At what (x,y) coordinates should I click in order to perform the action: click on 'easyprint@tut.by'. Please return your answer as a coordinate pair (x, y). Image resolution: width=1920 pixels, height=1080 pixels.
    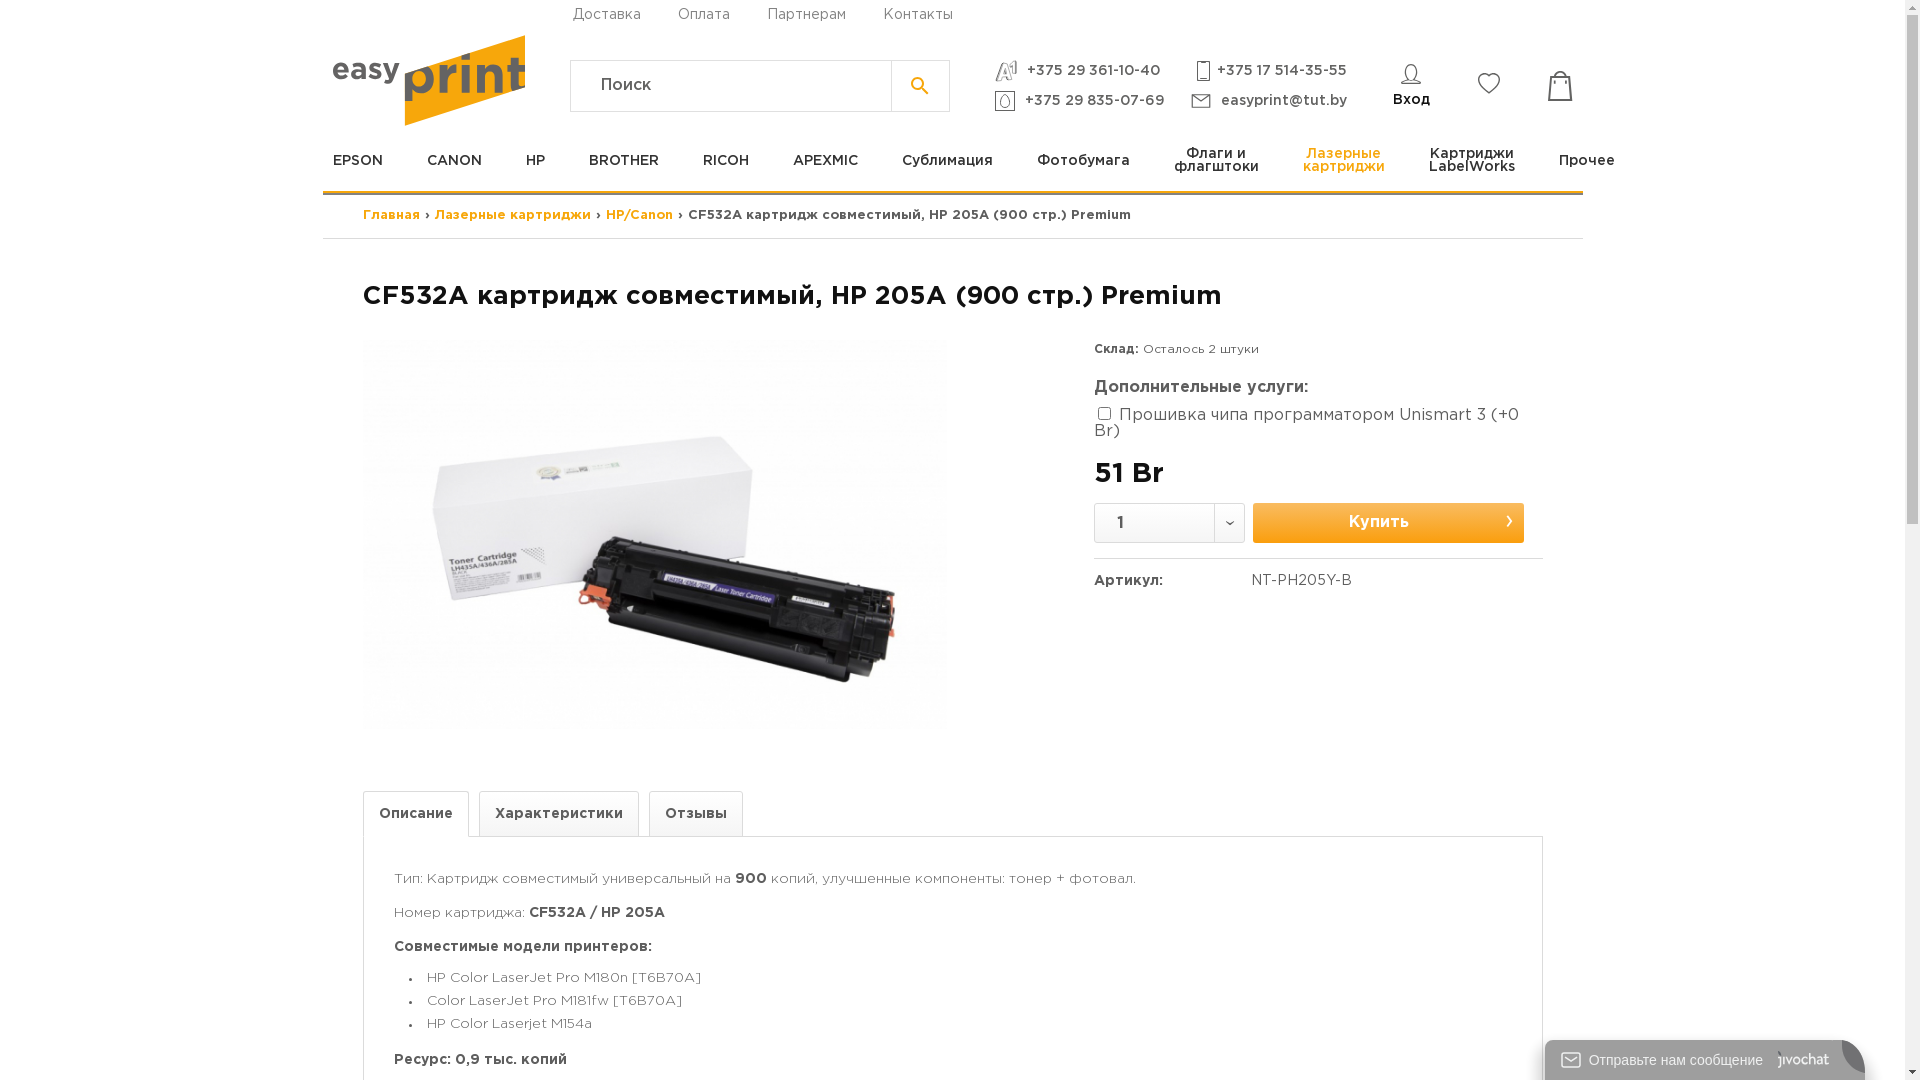
    Looking at the image, I should click on (1267, 100).